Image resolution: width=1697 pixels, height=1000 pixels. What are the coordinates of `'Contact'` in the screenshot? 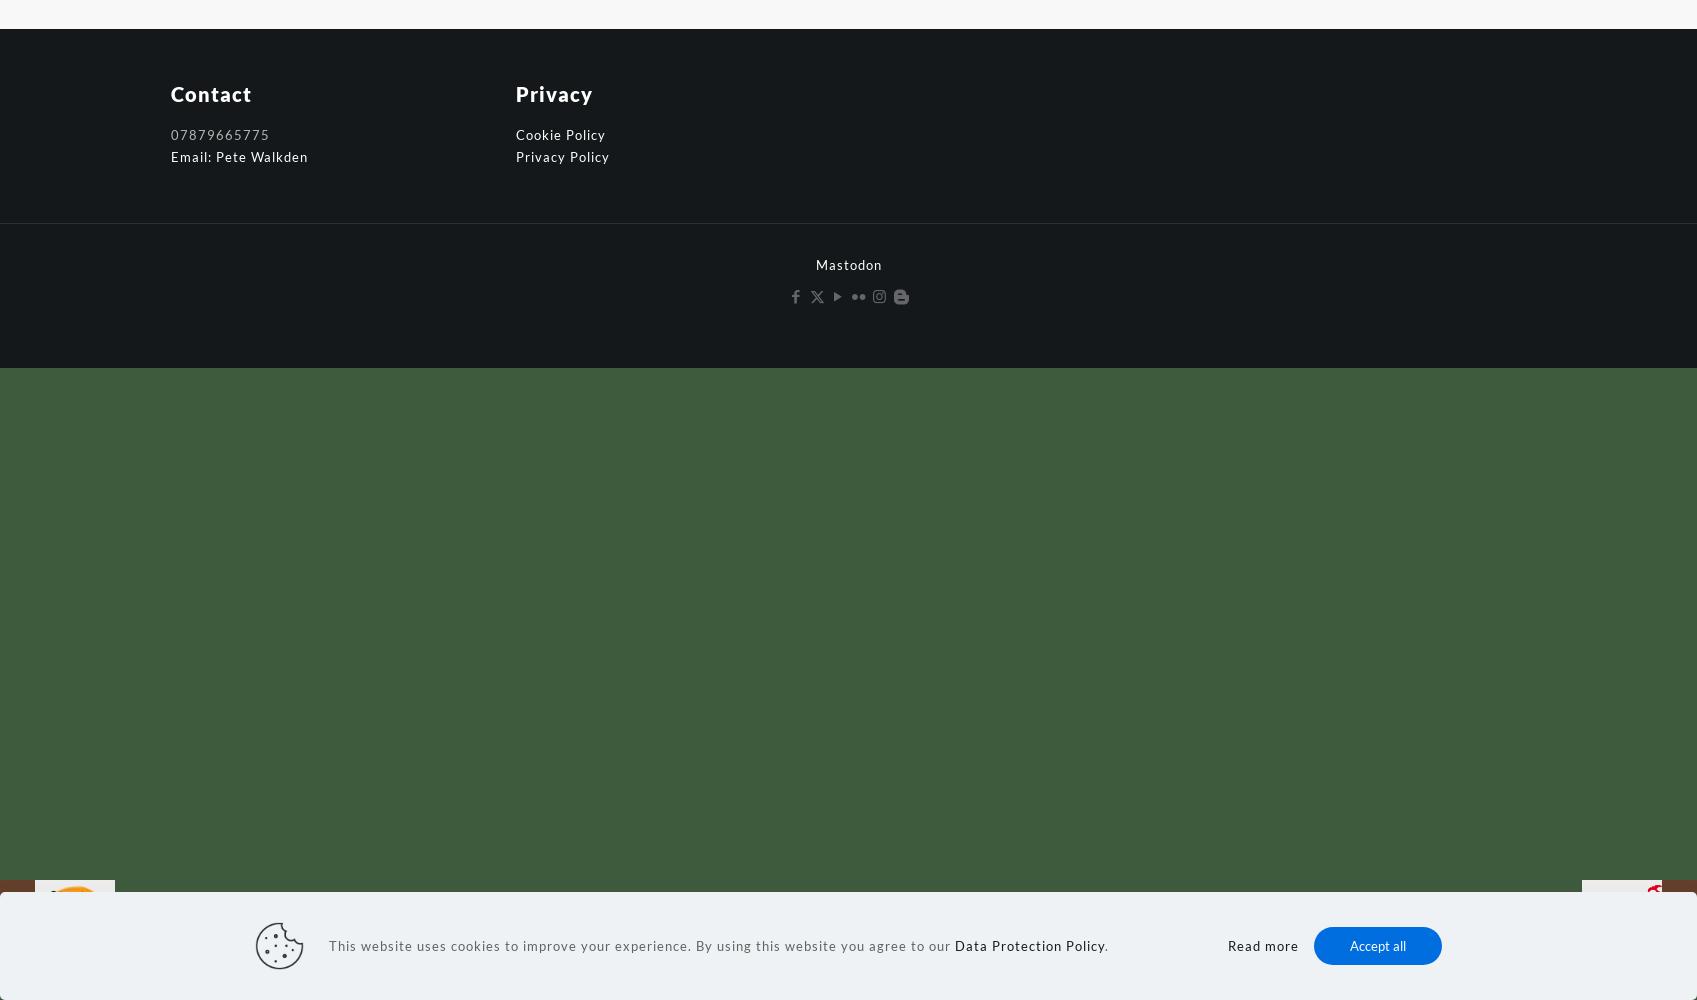 It's located at (170, 93).